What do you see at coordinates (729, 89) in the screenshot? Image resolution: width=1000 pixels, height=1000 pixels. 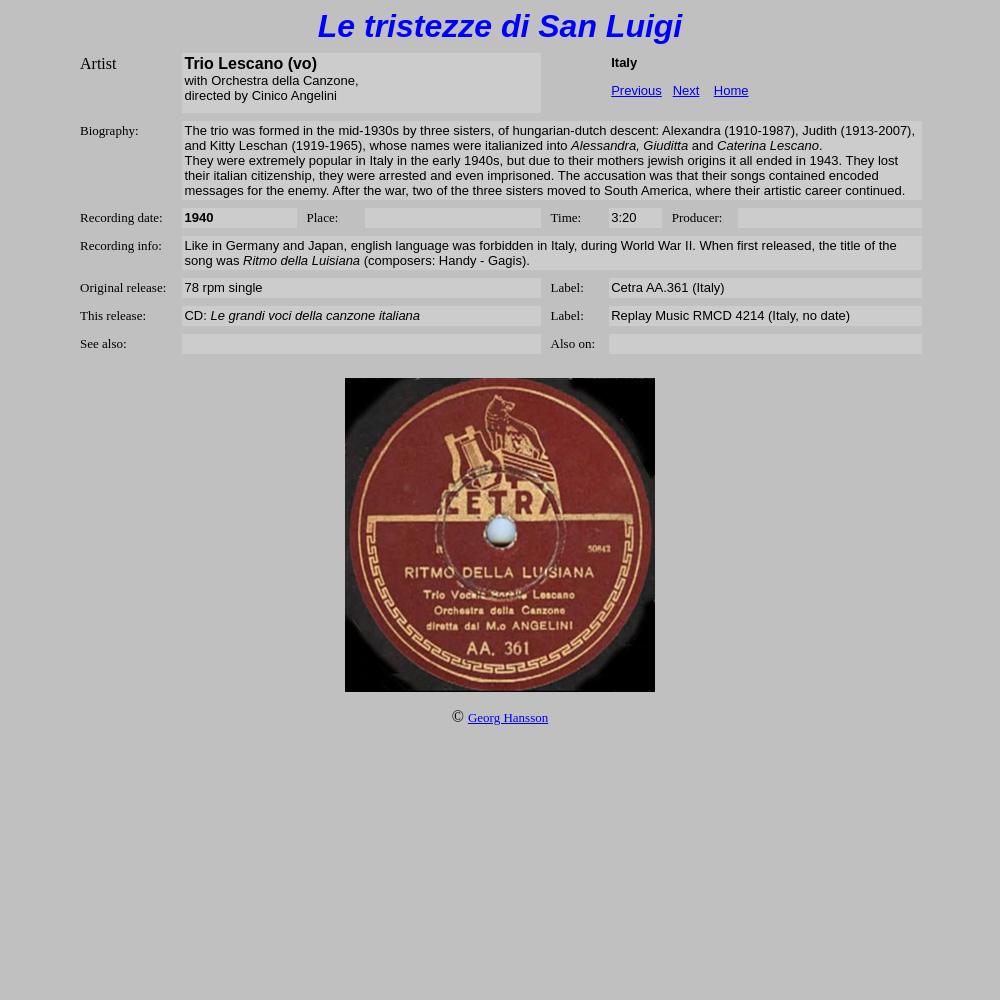 I see `'Home'` at bounding box center [729, 89].